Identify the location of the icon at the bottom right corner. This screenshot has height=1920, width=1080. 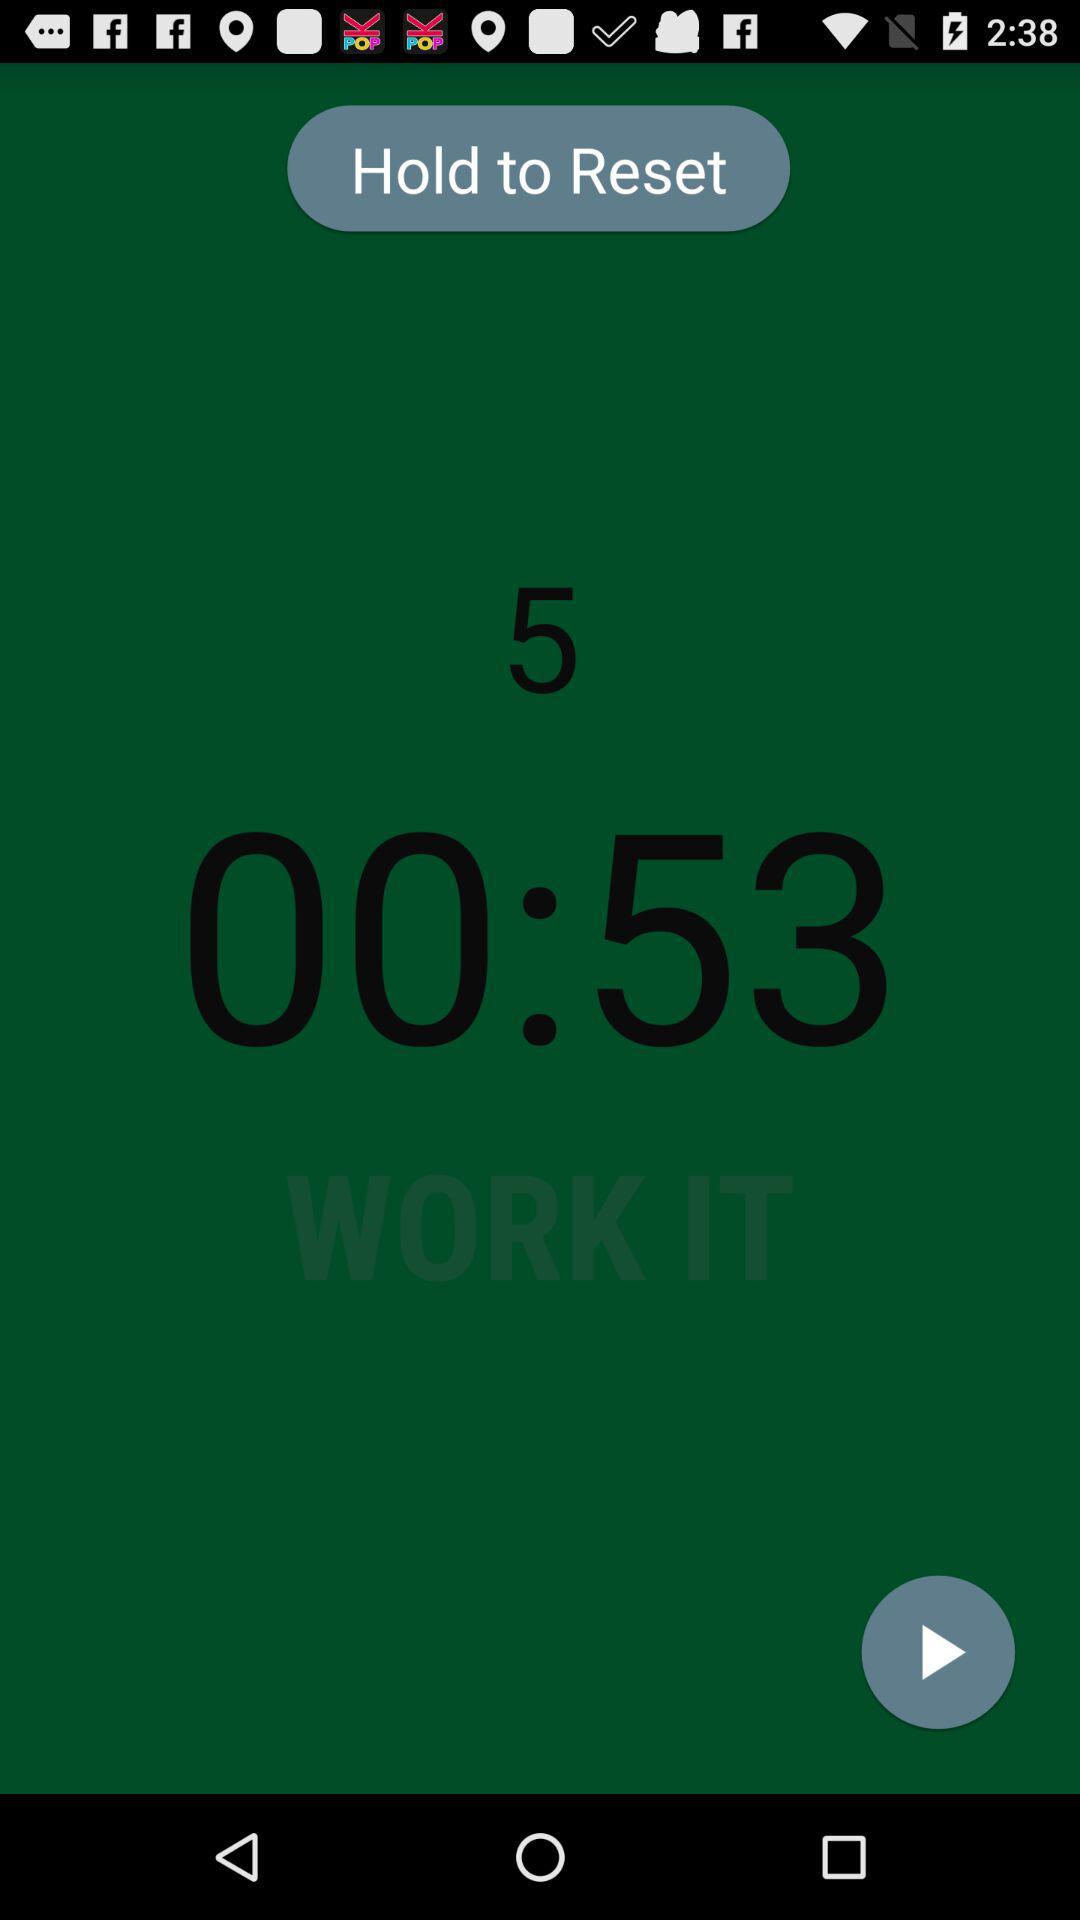
(938, 1652).